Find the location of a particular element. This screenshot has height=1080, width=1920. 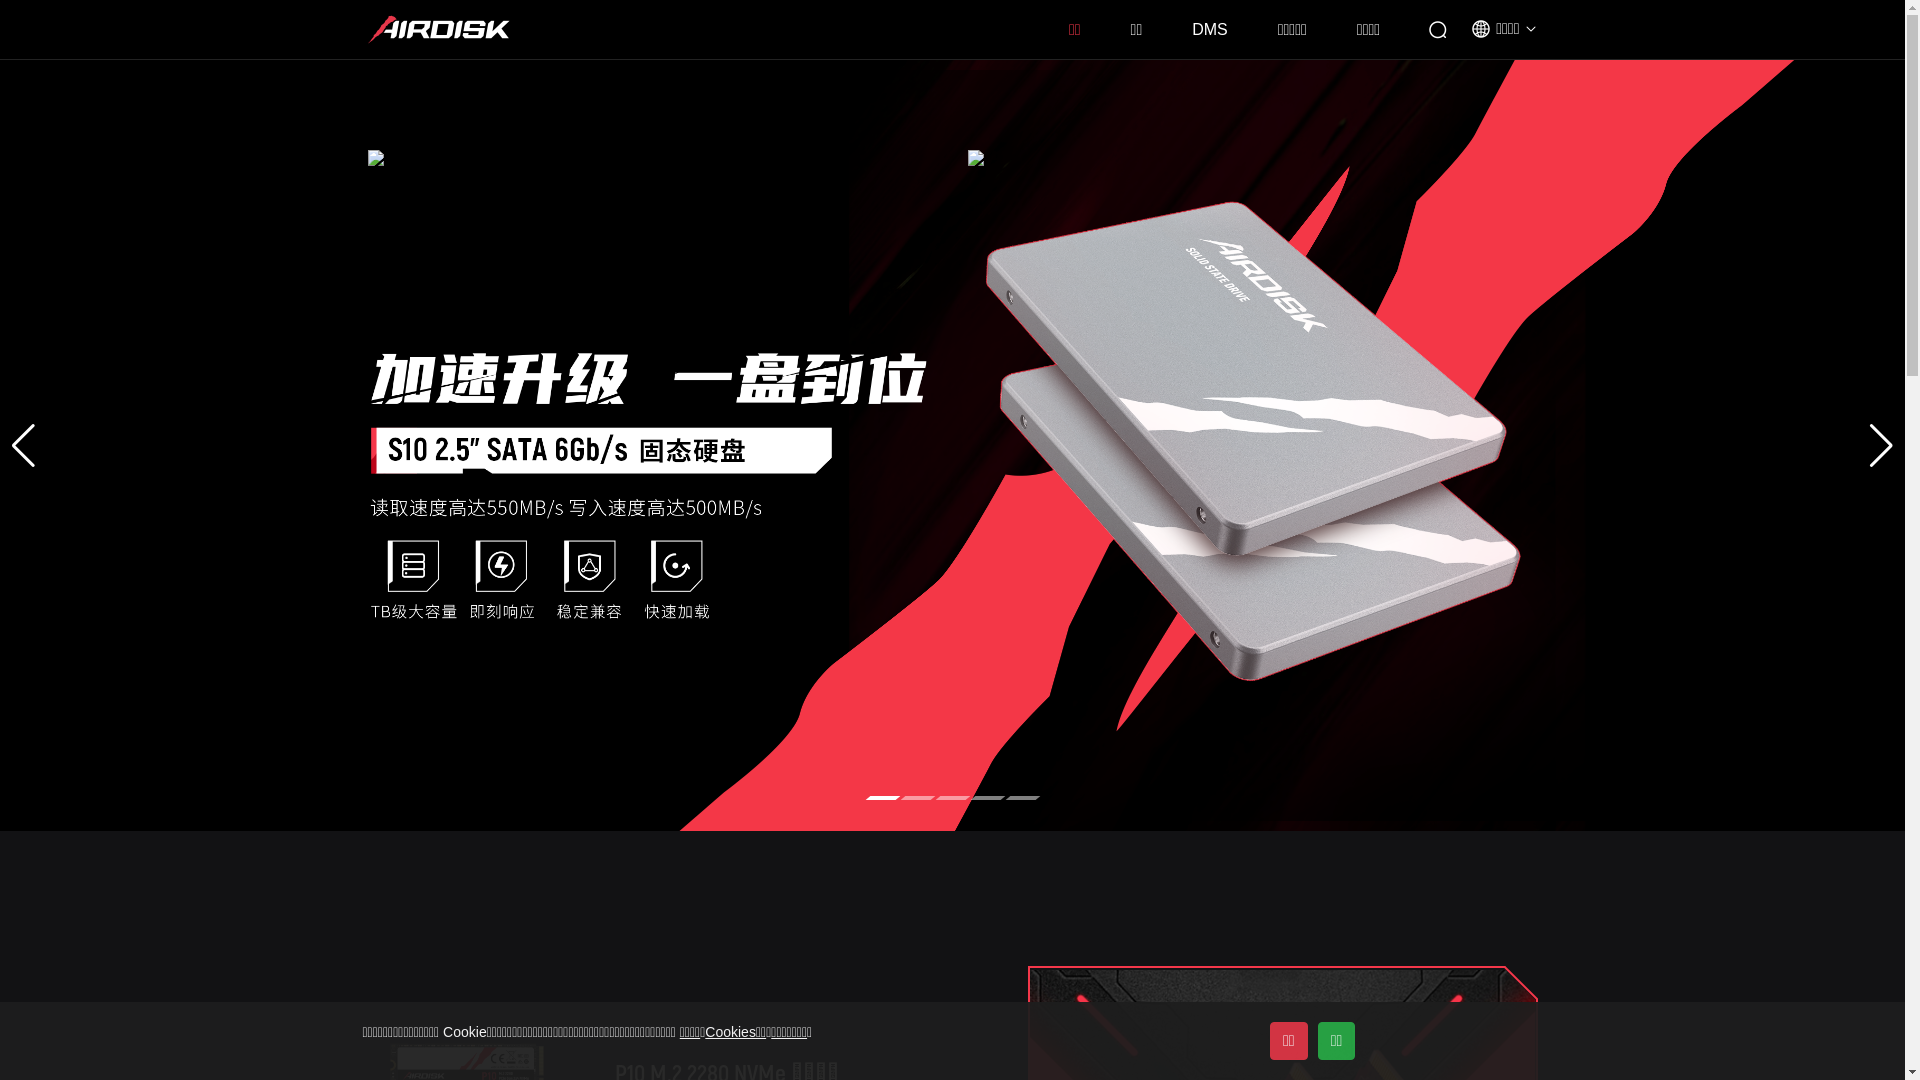

'DMS' is located at coordinates (1166, 30).